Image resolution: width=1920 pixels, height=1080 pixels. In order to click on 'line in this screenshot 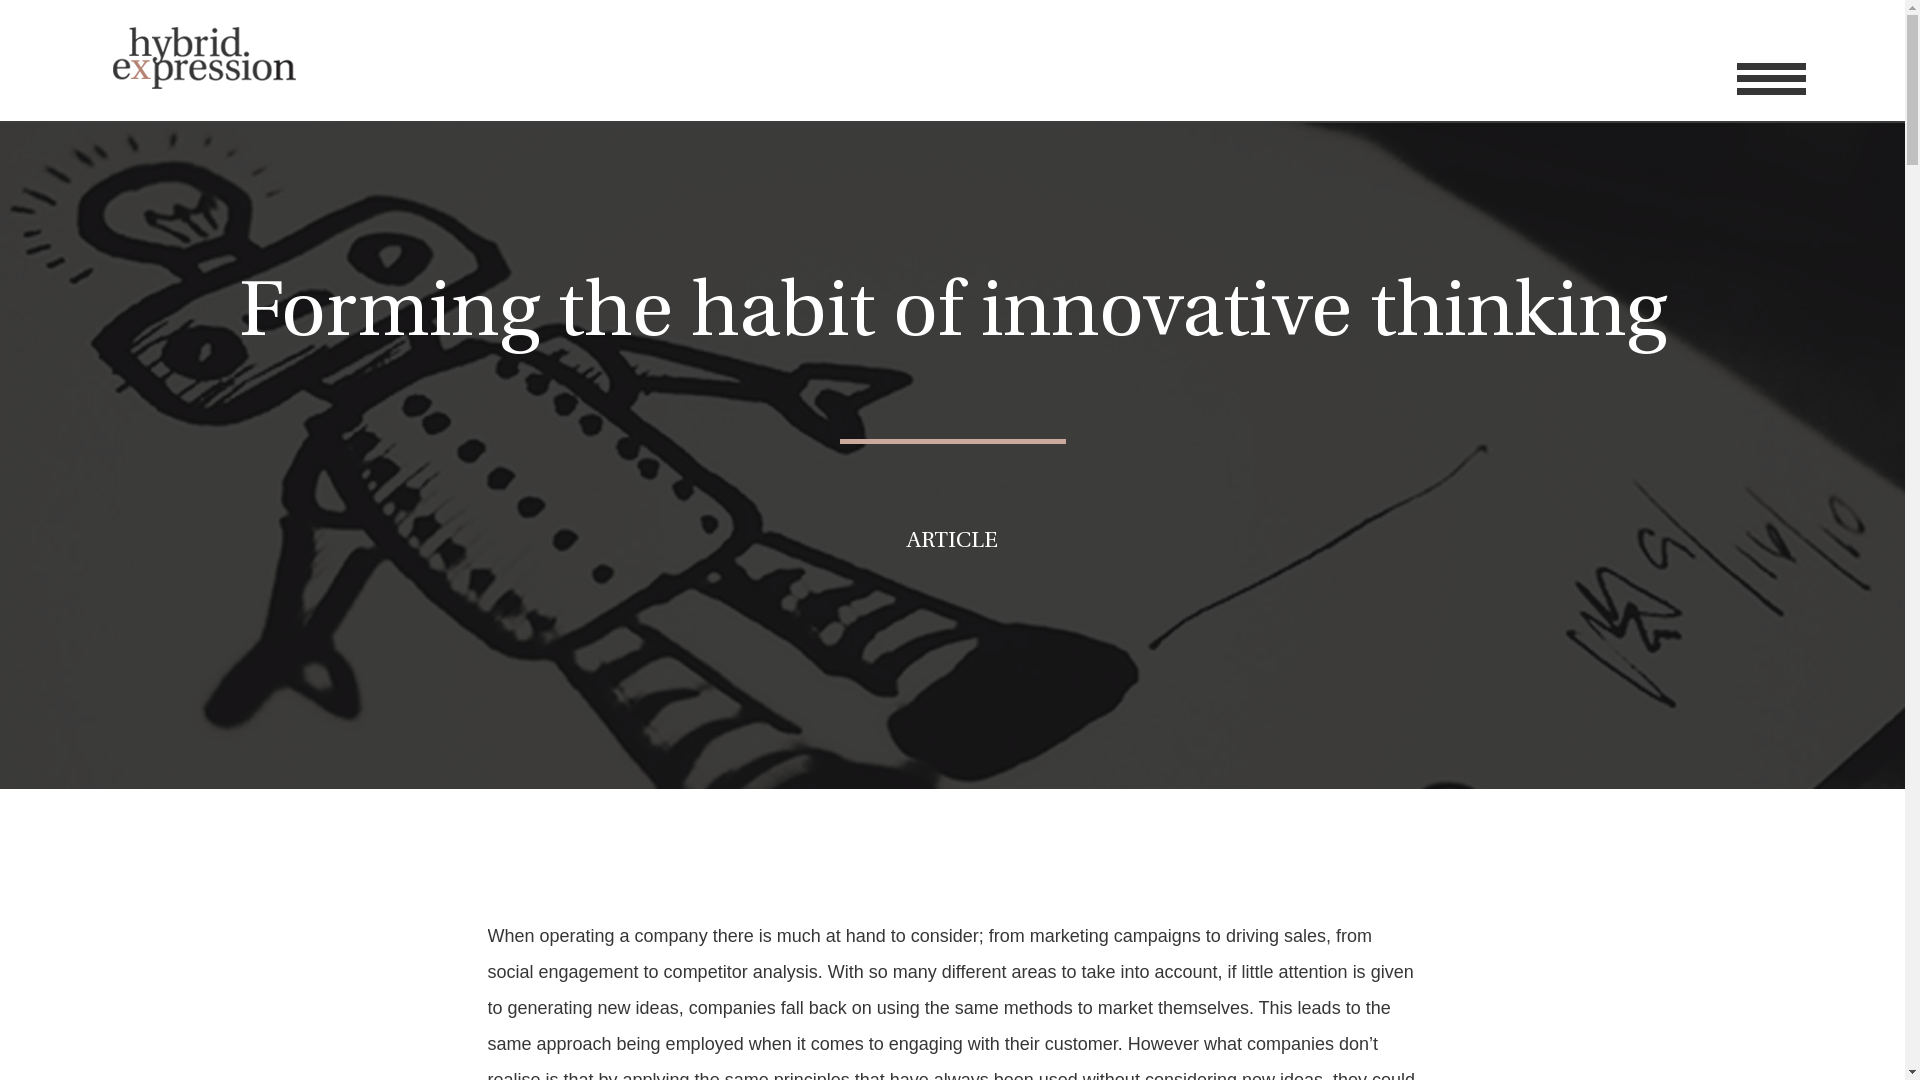, I will do `click(1736, 77)`.